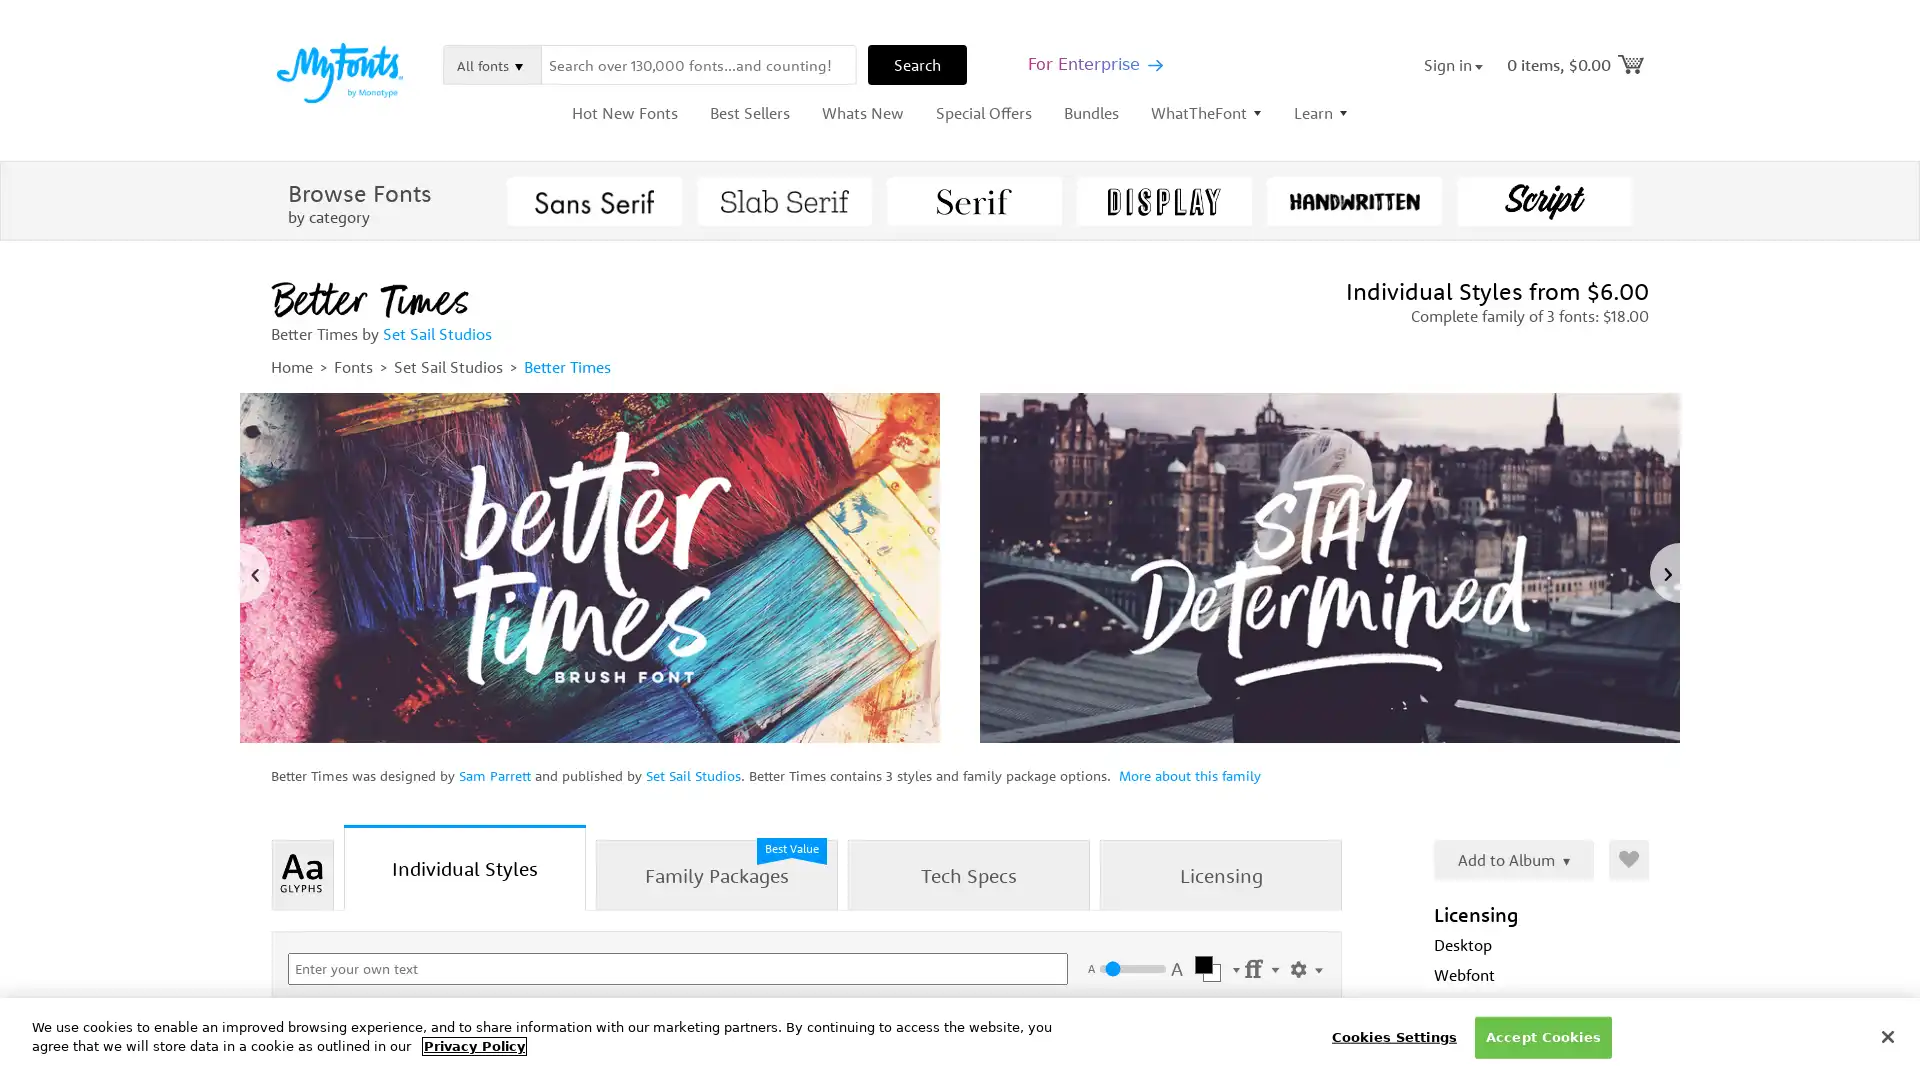  Describe the element at coordinates (1513, 859) in the screenshot. I see `Add to Album` at that location.